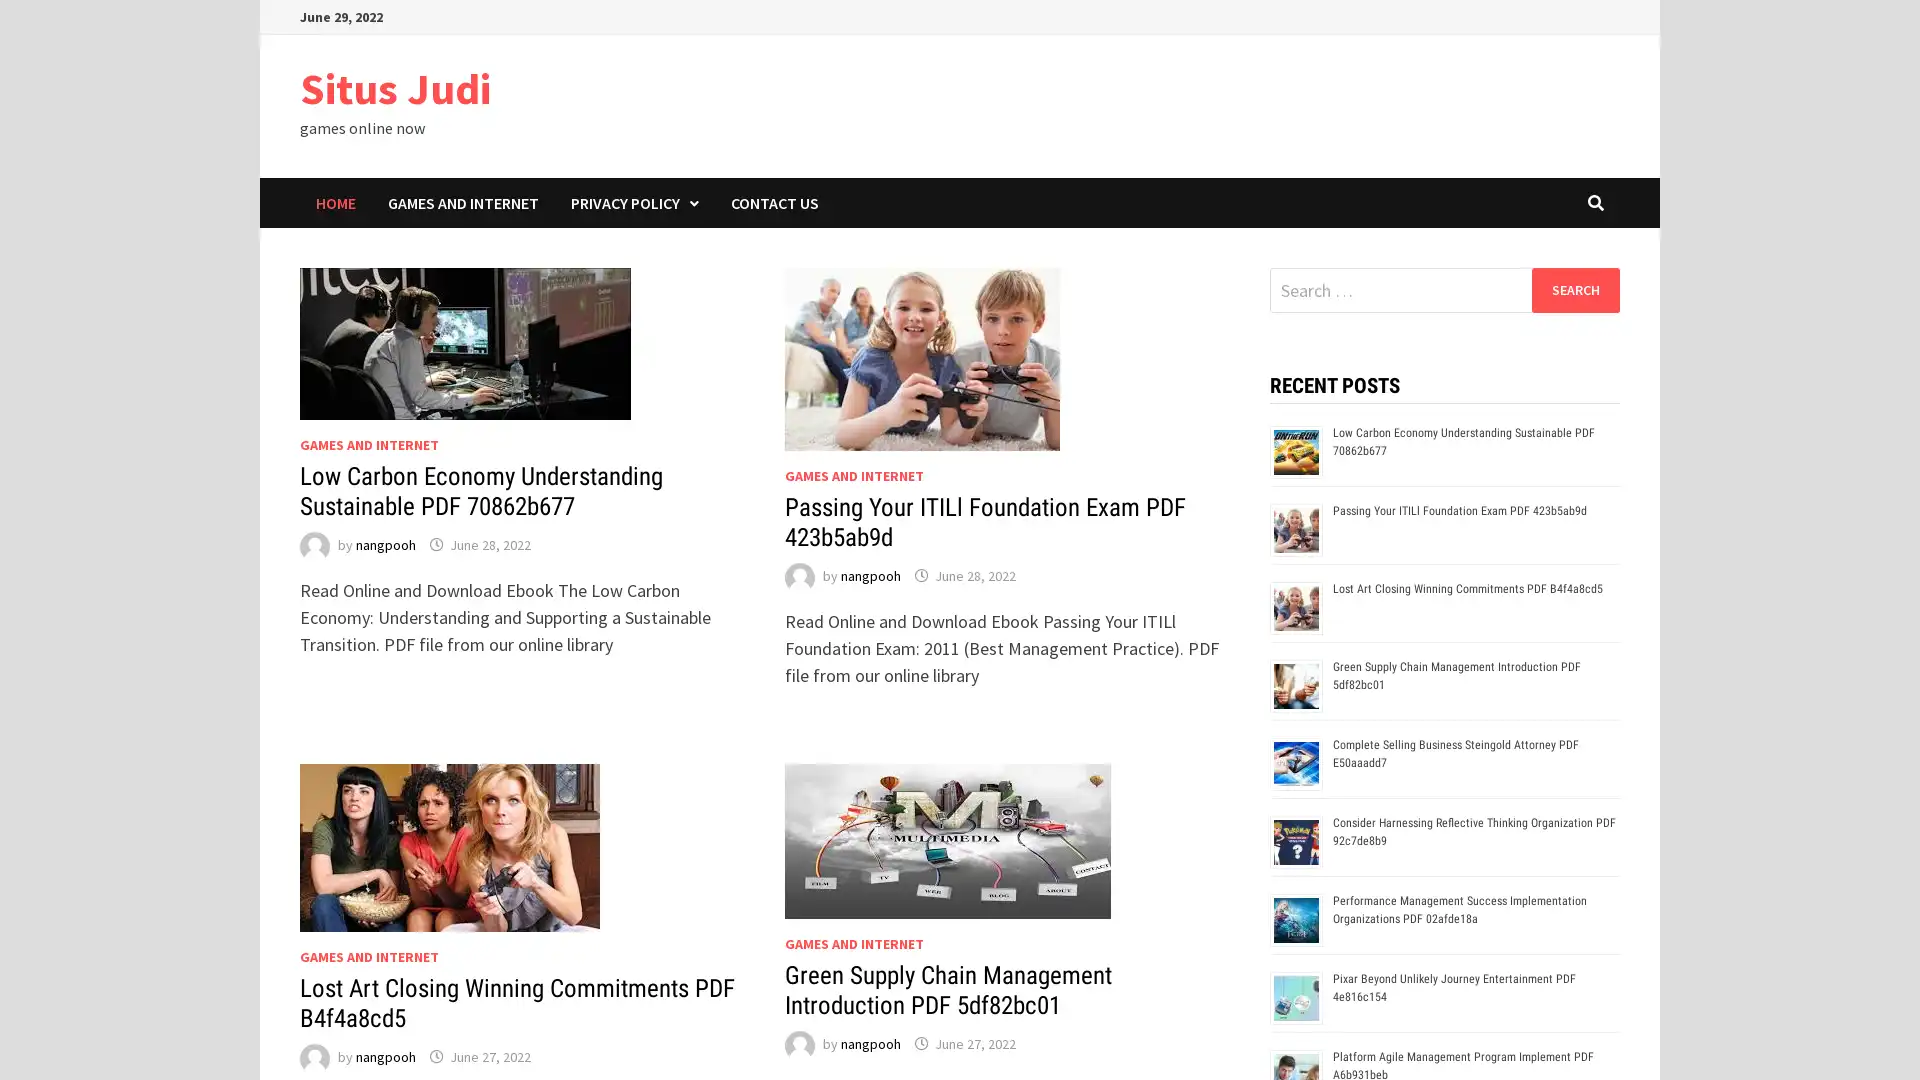  Describe the element at coordinates (1574, 289) in the screenshot. I see `Search` at that location.